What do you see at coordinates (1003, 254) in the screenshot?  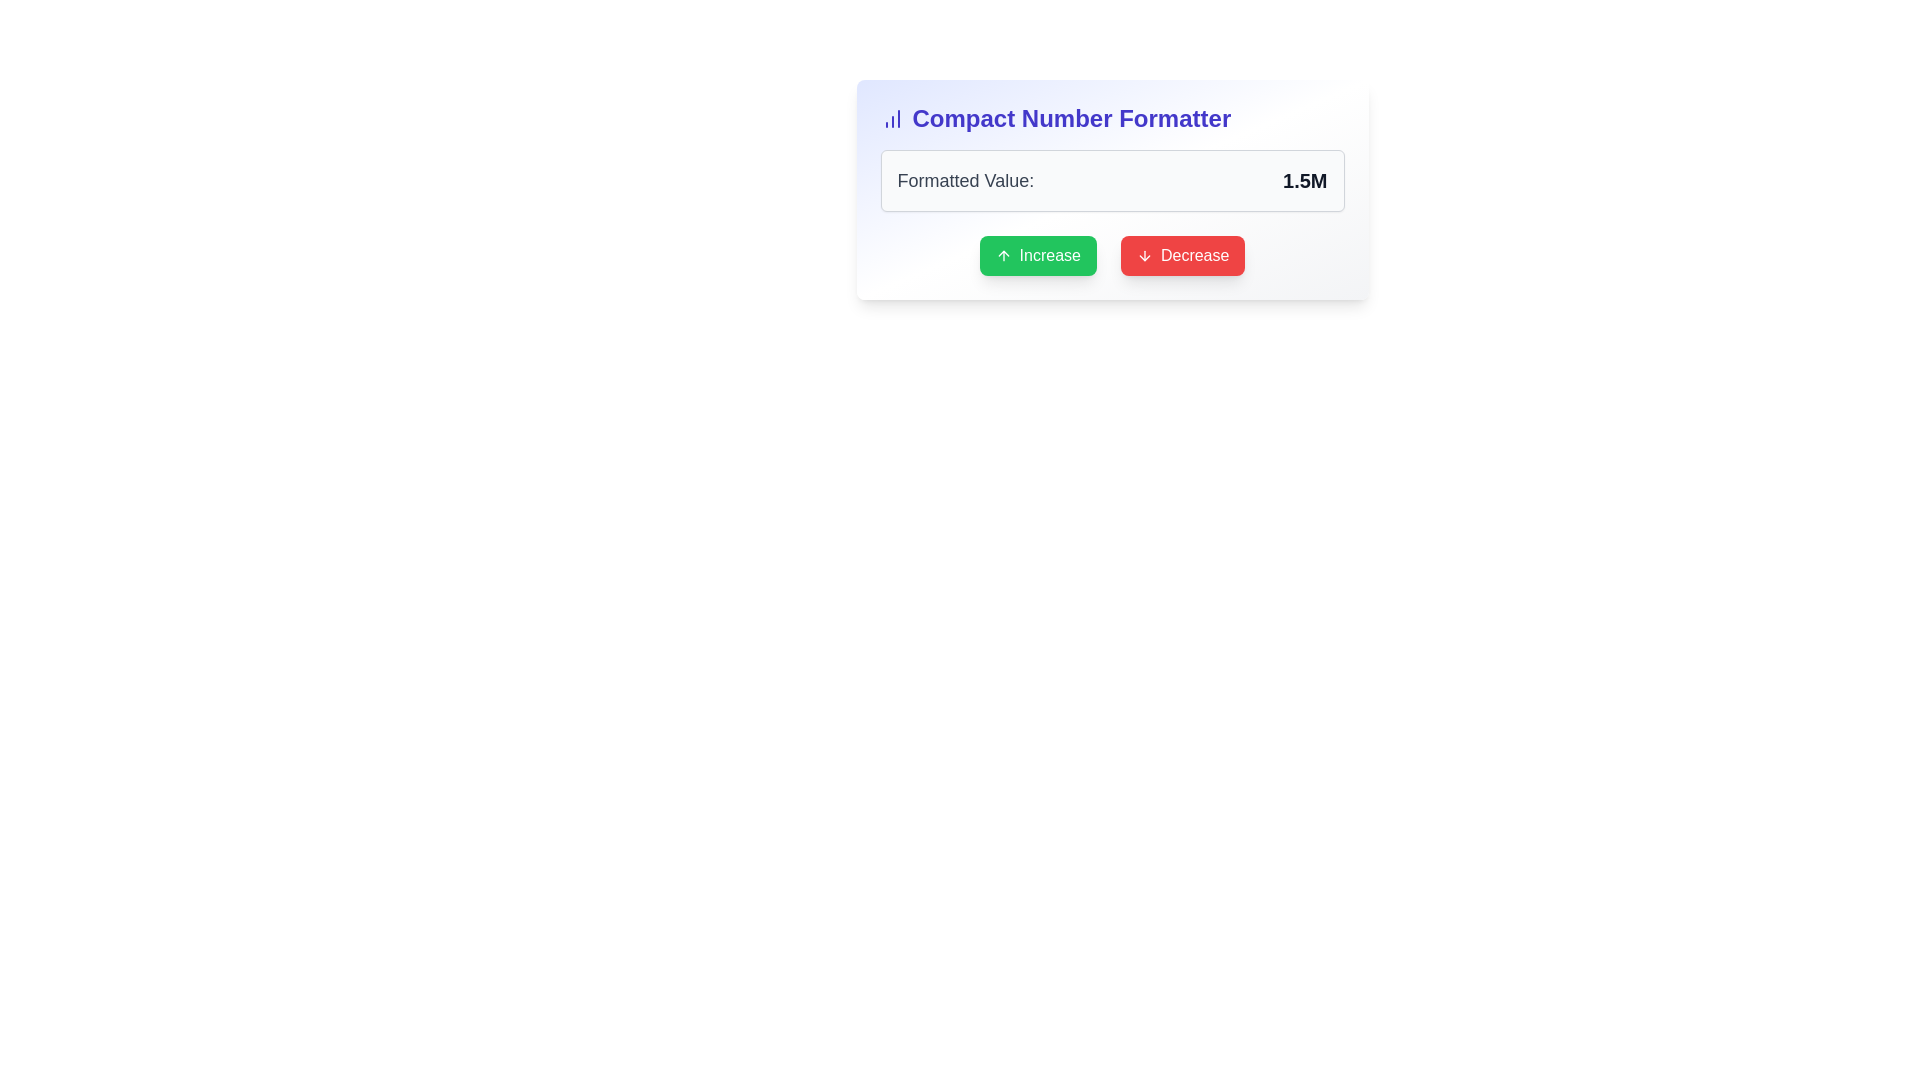 I see `the increase icon located to the left of the green 'Increase' button in the control panel interface` at bounding box center [1003, 254].